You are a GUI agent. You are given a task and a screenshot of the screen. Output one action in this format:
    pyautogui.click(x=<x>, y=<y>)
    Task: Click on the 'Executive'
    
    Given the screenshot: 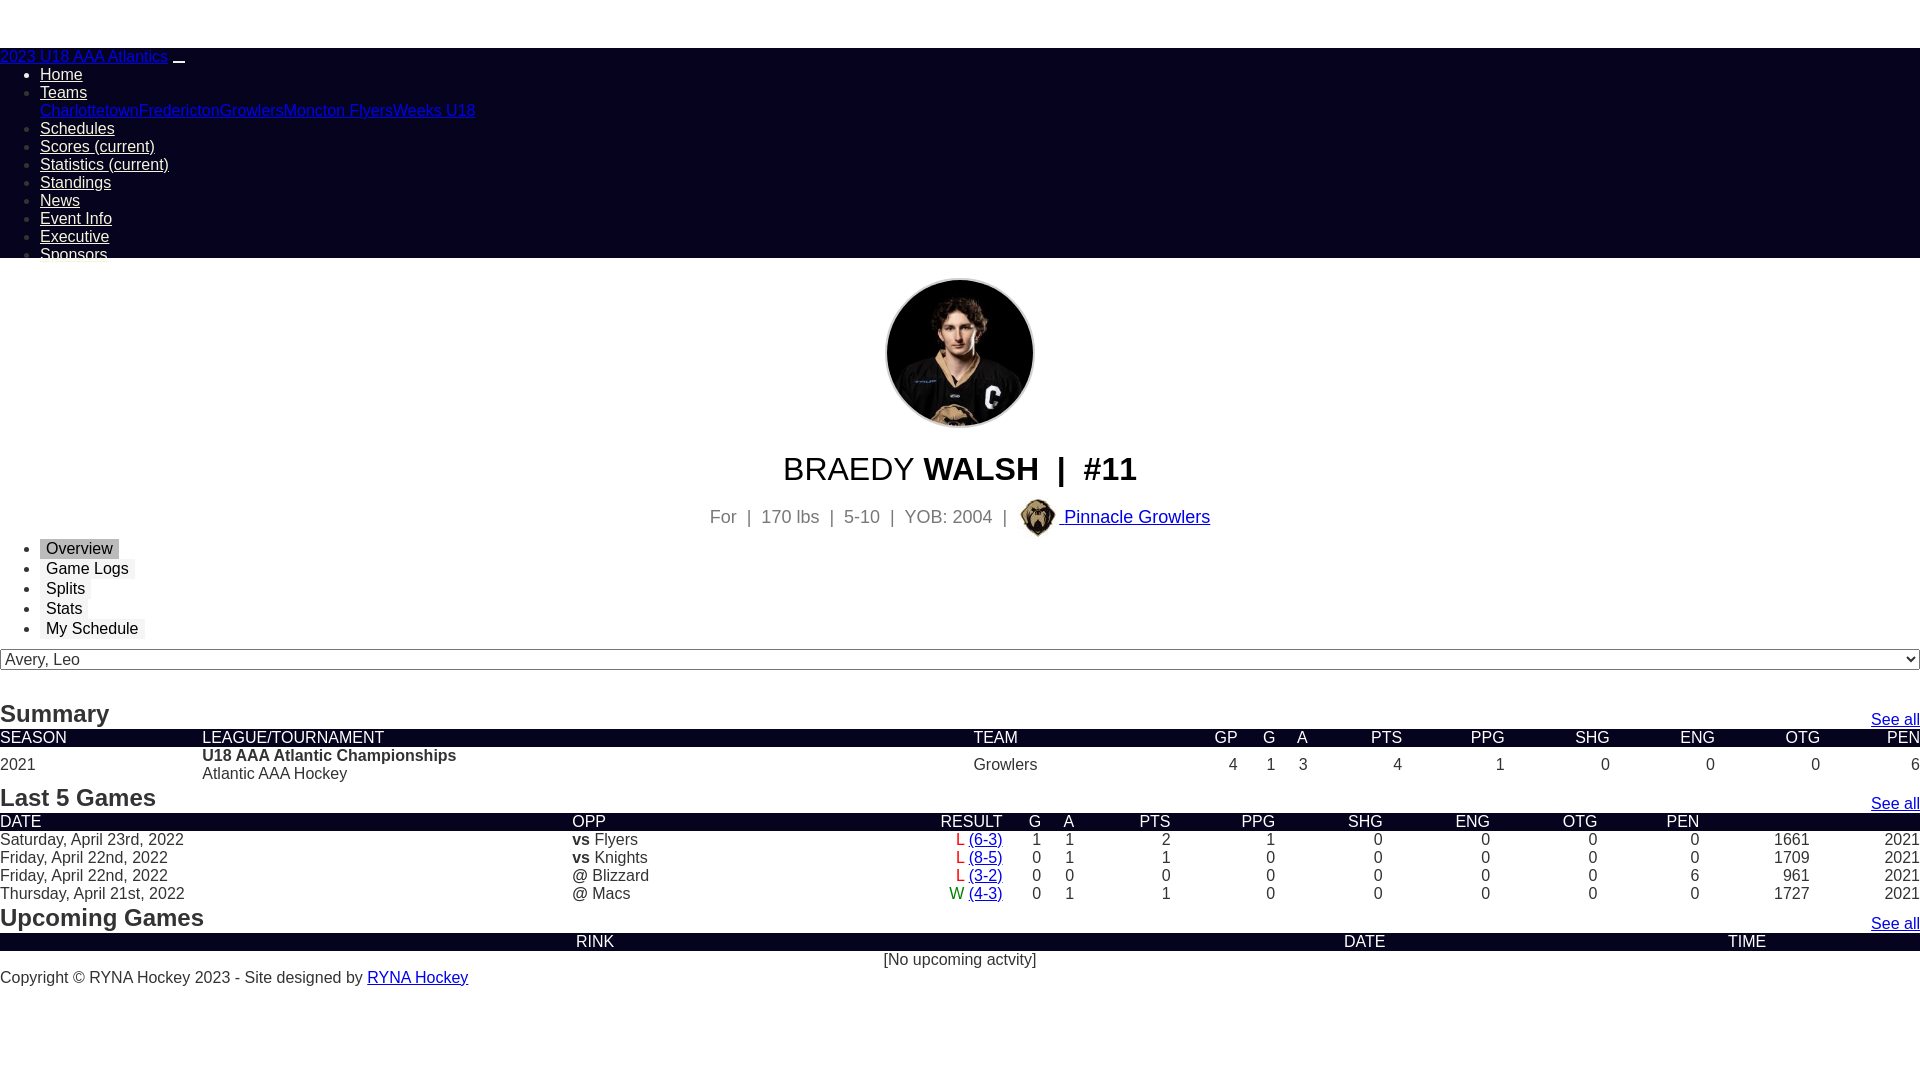 What is the action you would take?
    pyautogui.click(x=74, y=235)
    